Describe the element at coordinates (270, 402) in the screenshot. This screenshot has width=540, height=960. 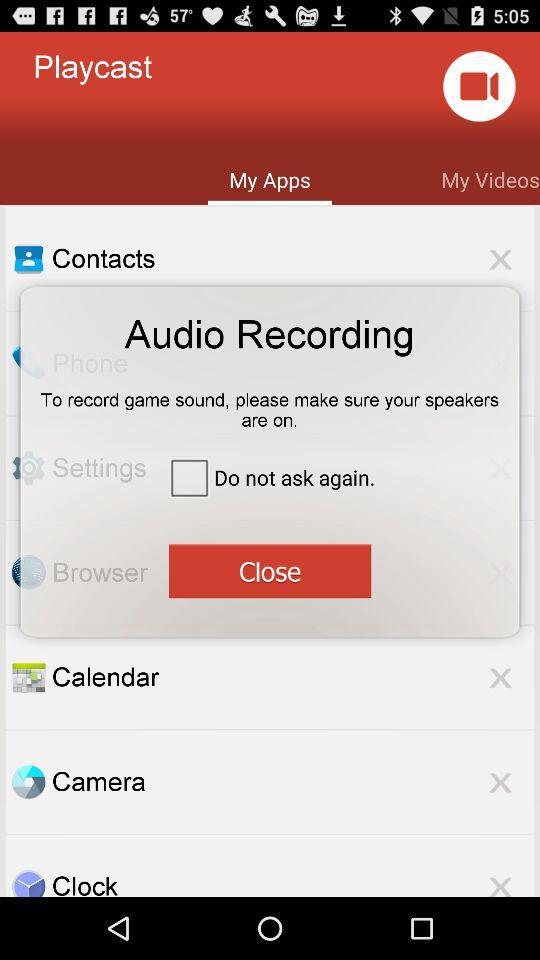
I see `the to record game icon` at that location.